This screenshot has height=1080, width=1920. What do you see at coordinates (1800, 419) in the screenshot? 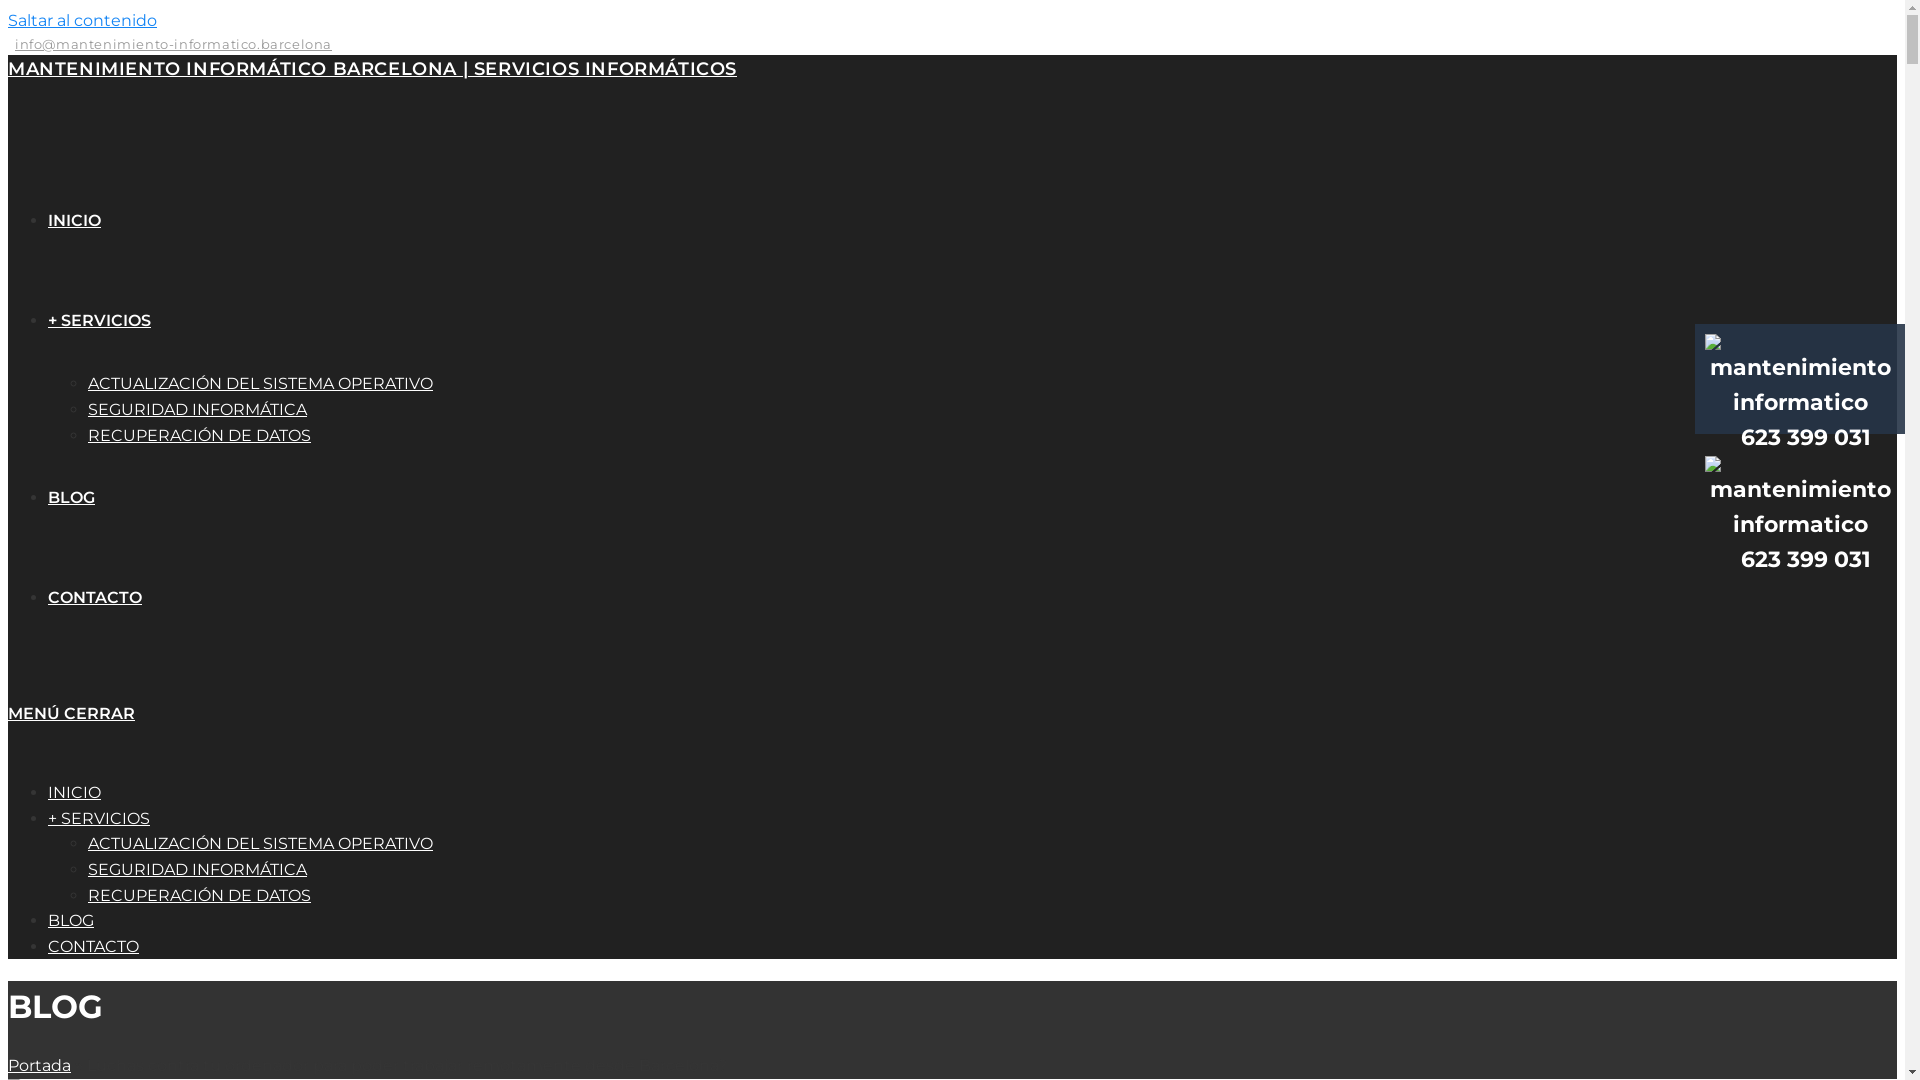
I see `'  623 399 031'` at bounding box center [1800, 419].